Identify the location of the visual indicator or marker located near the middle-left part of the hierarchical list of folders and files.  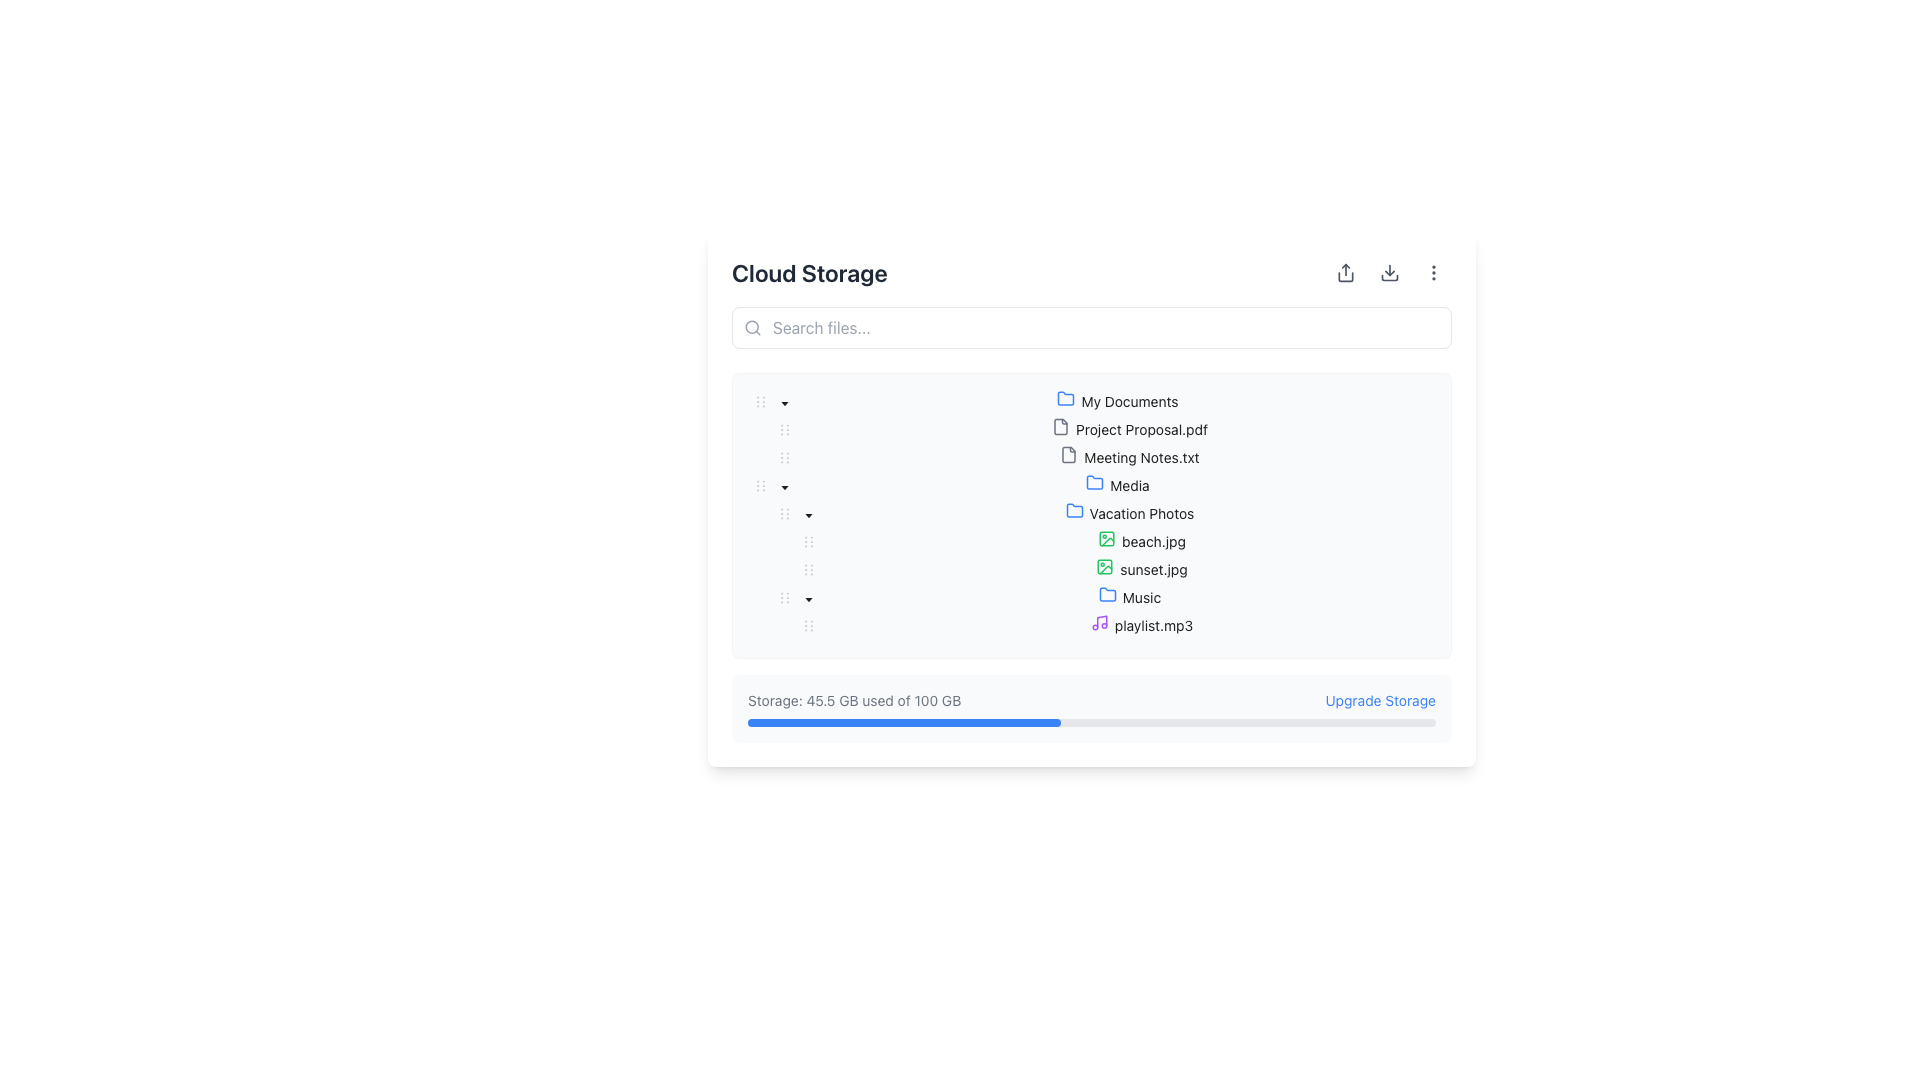
(784, 512).